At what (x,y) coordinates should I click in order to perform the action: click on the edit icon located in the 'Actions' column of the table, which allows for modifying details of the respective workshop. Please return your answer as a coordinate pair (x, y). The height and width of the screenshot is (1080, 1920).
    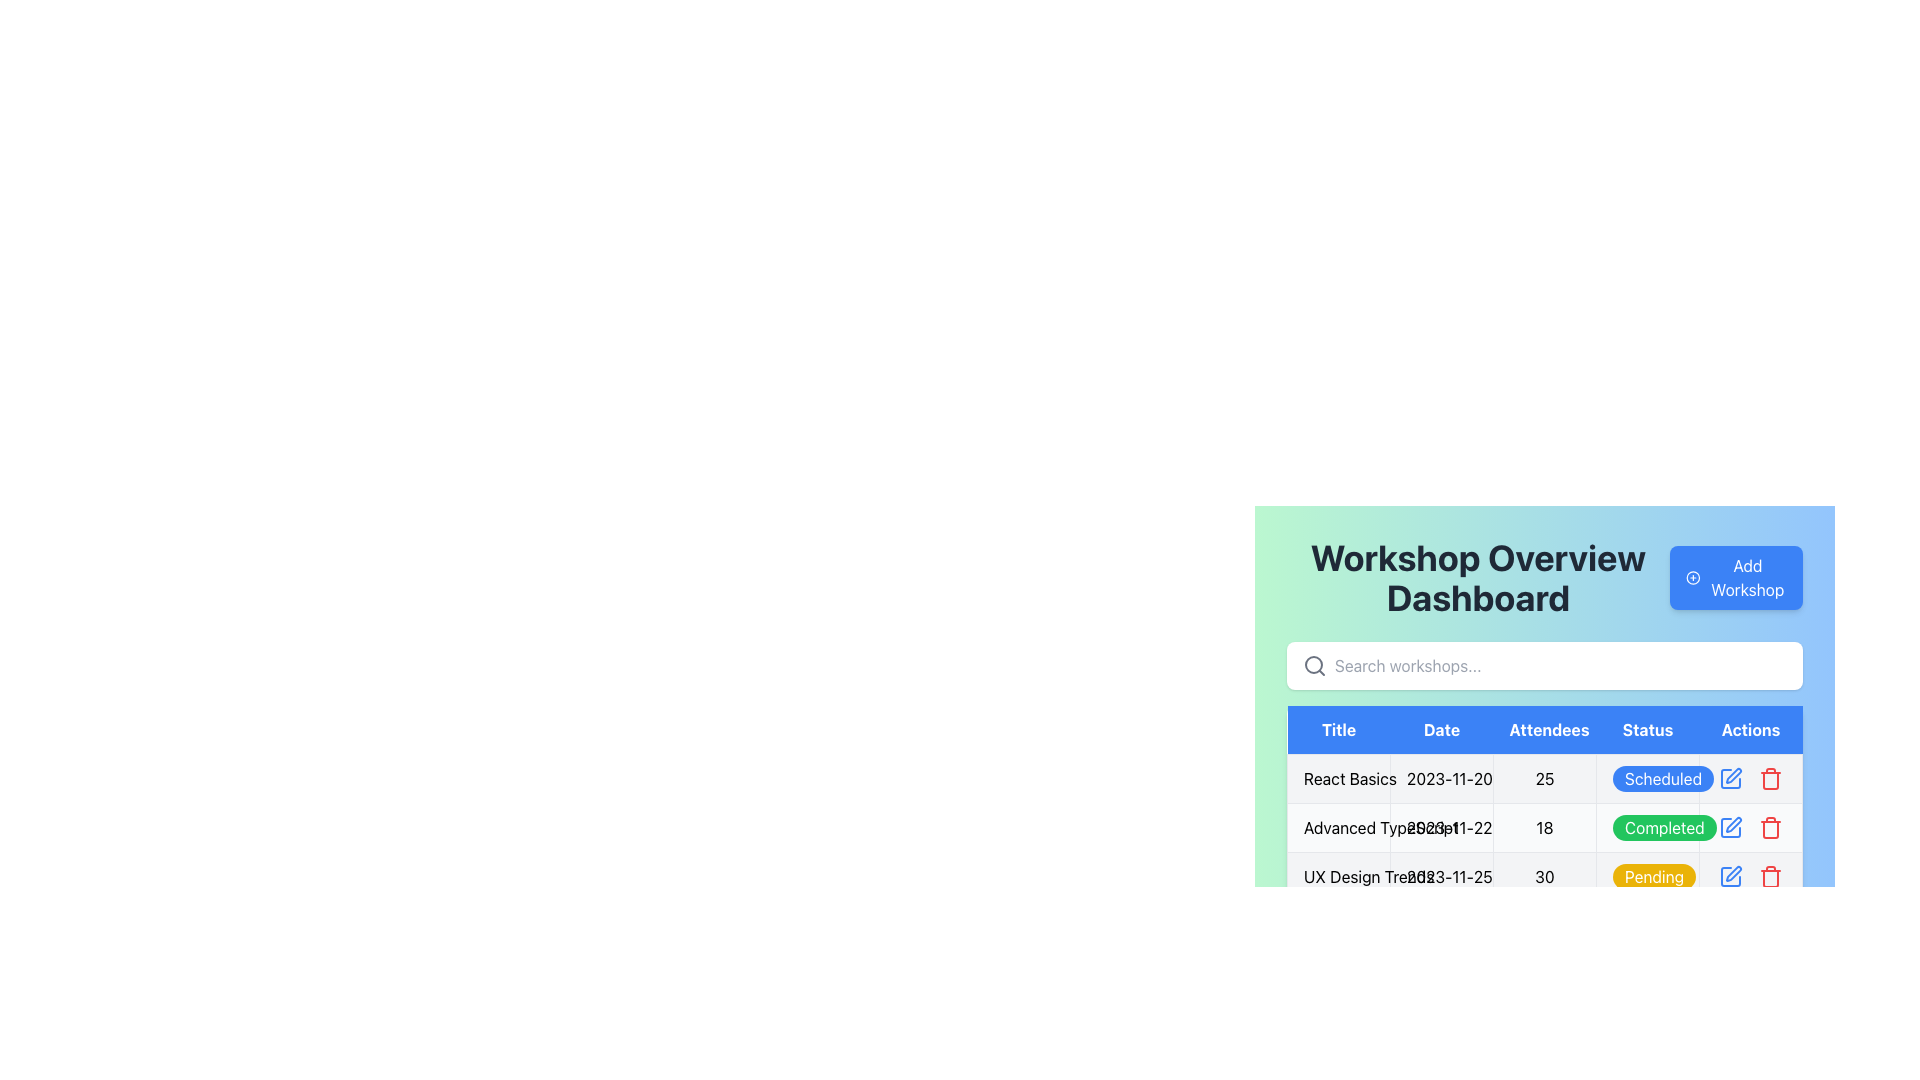
    Looking at the image, I should click on (1732, 774).